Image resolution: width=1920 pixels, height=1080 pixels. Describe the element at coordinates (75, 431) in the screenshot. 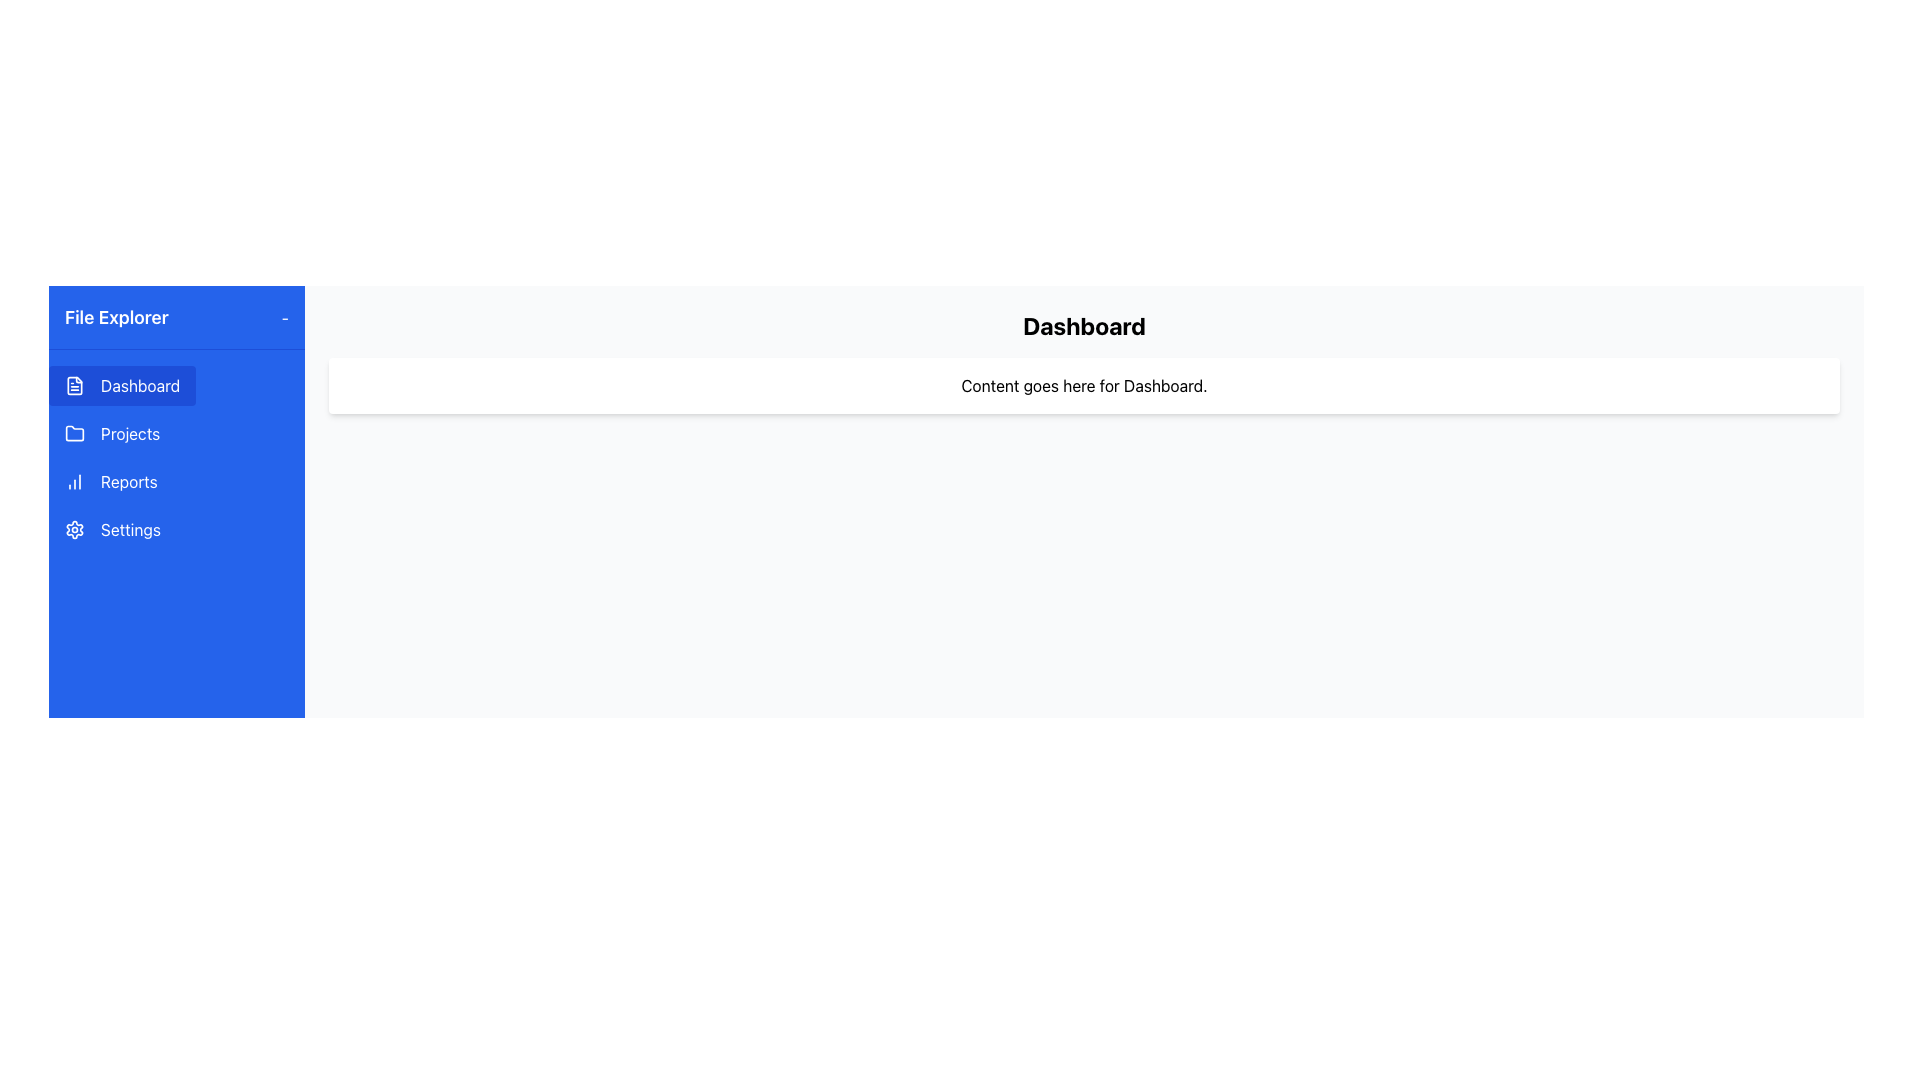

I see `the blue folder-like icon located next to the 'Projects' menu item` at that location.